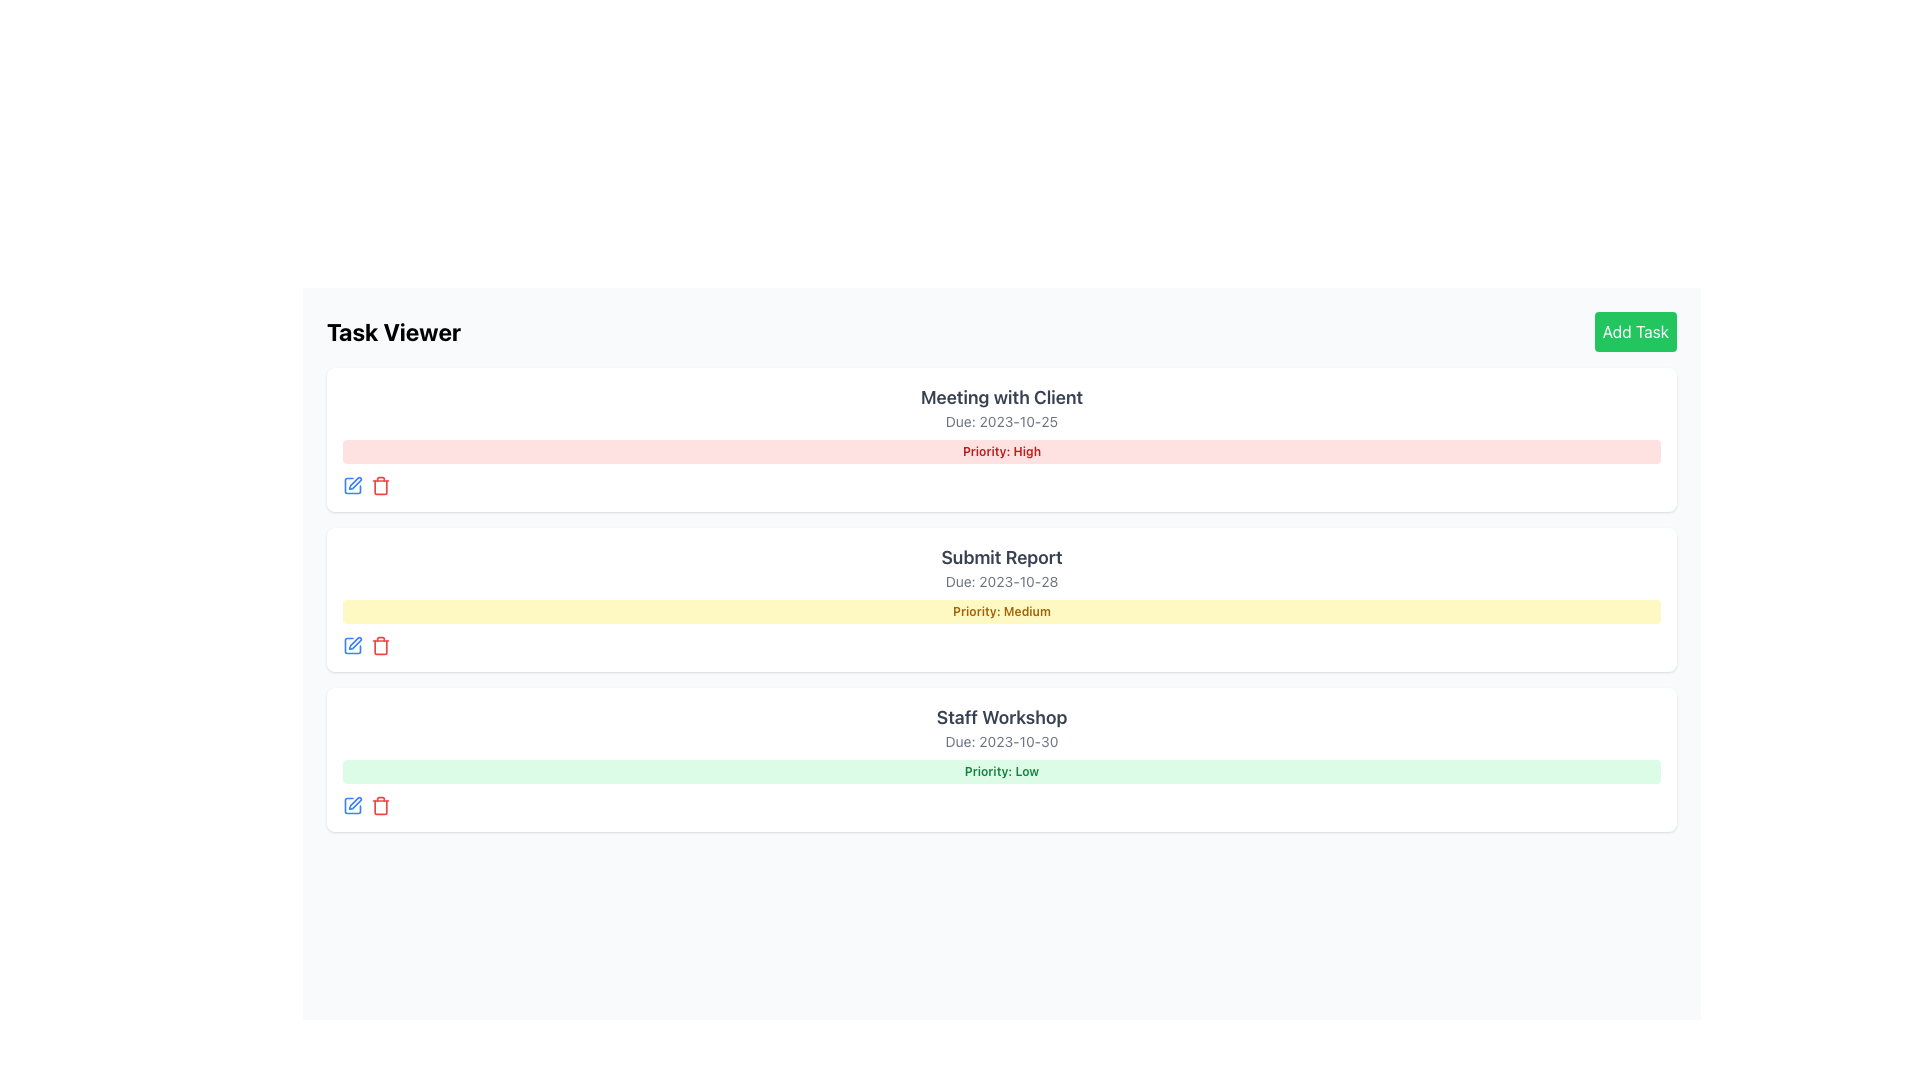 This screenshot has height=1080, width=1920. I want to click on text label located at the top of the 'Staff Workshop' task card, which provides a brief description of the task's content, so click(1002, 716).